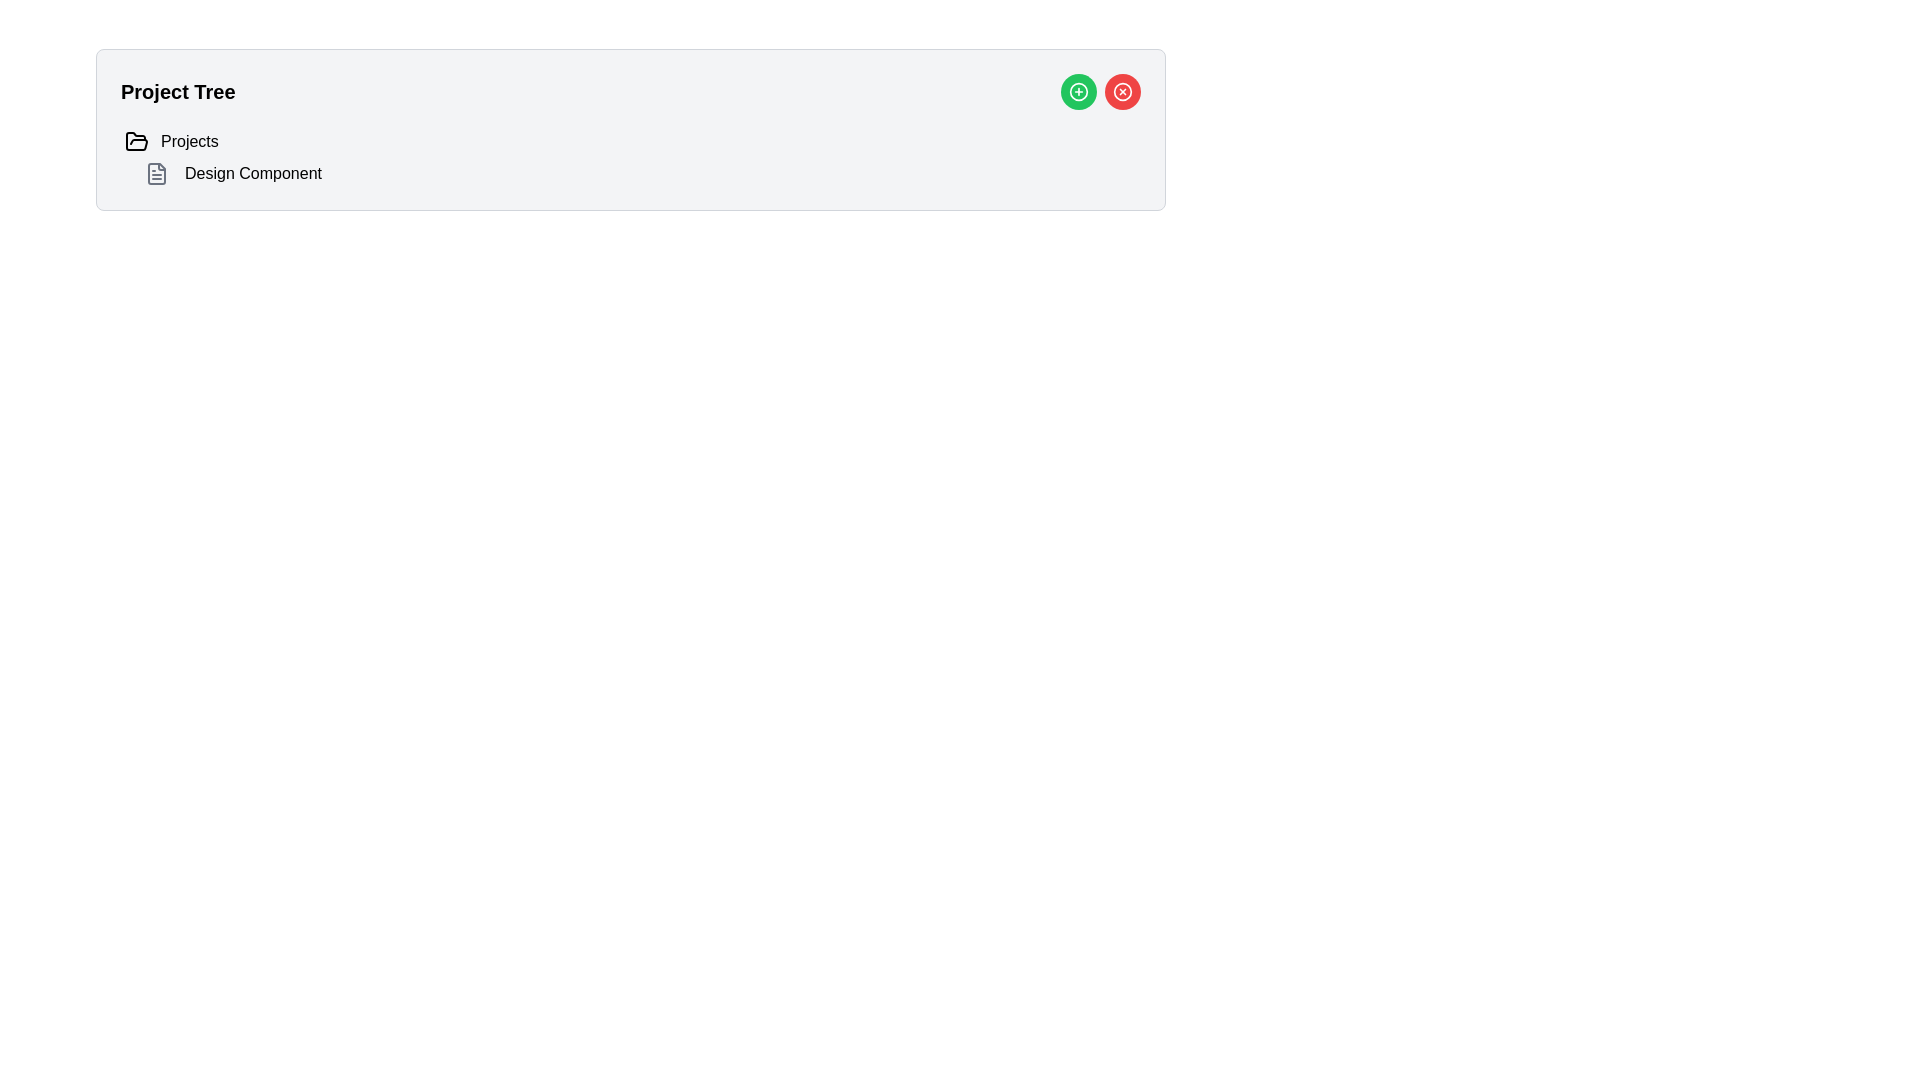 The height and width of the screenshot is (1080, 1920). What do you see at coordinates (136, 141) in the screenshot?
I see `the interactive folder icon located to the left of the text 'Projects' in the 'Project Tree' section` at bounding box center [136, 141].